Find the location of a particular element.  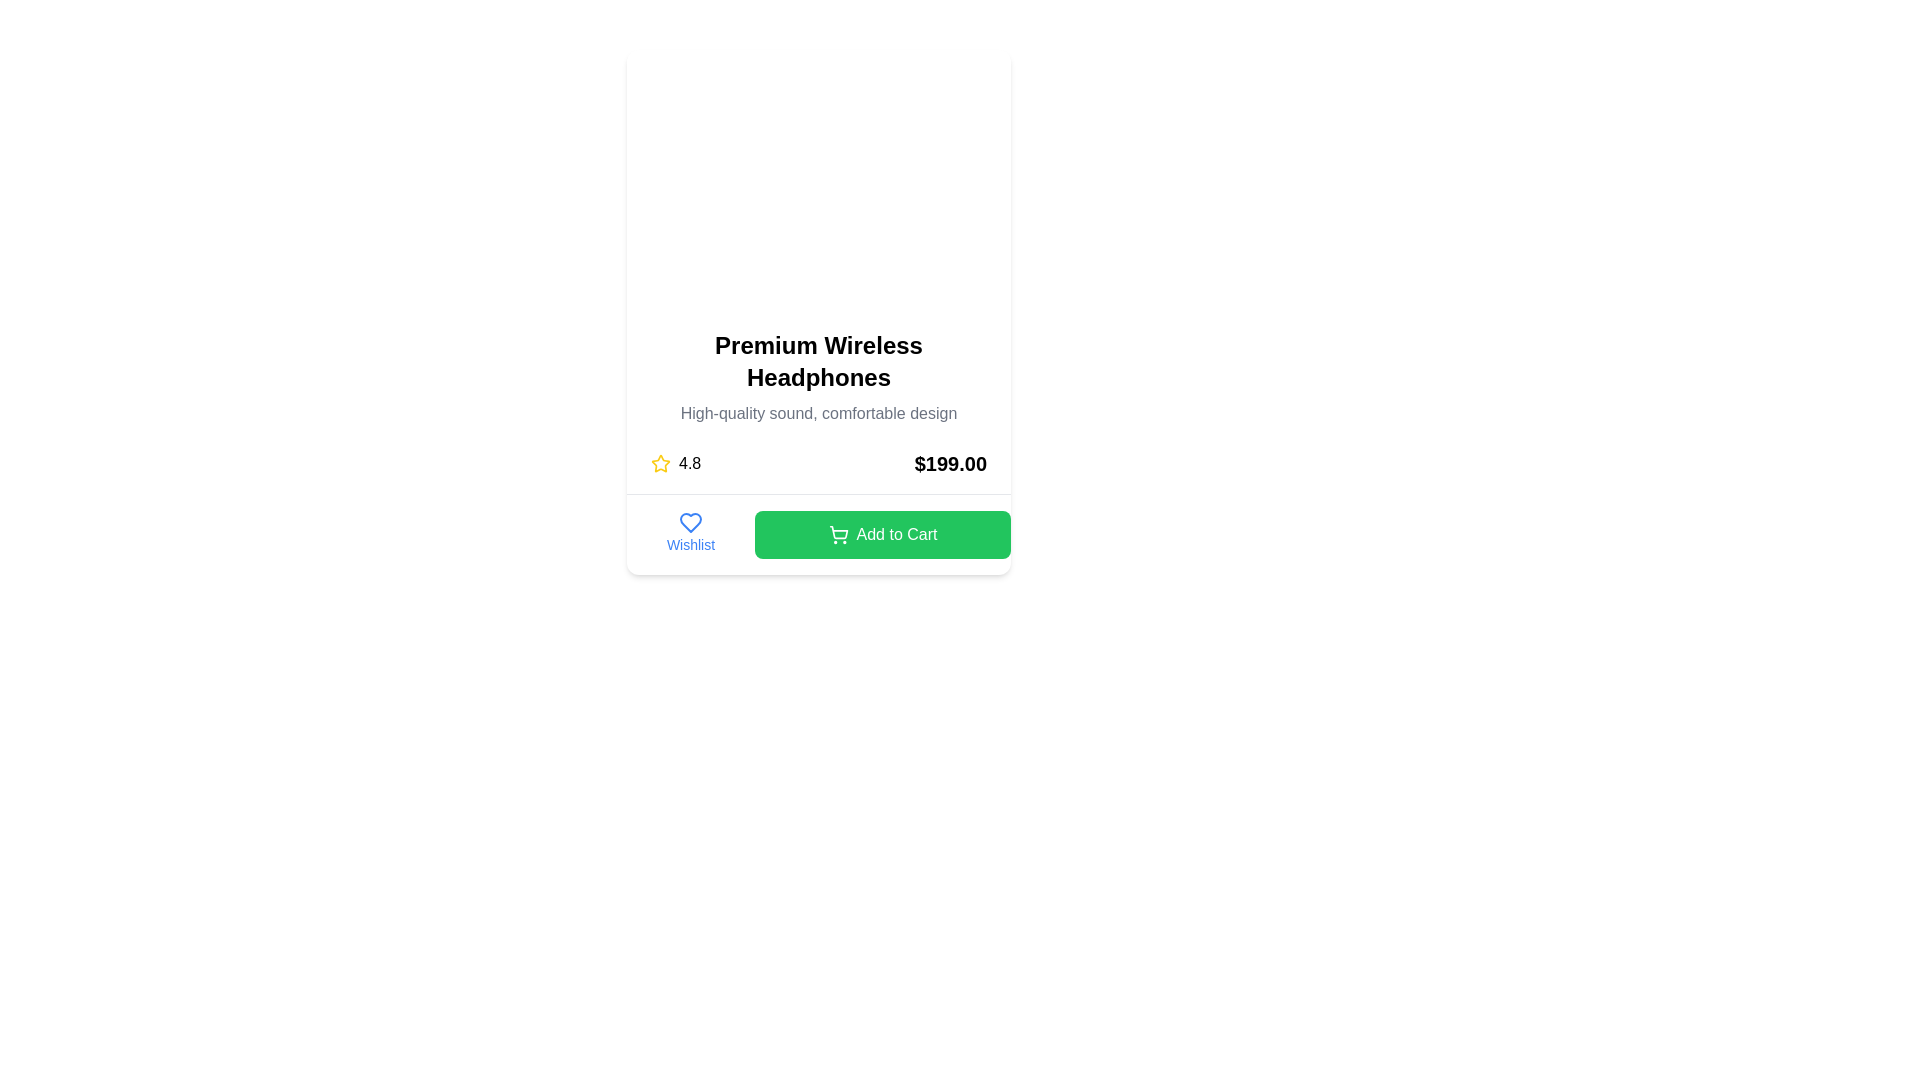

the Rating Display element that visually represents the rating of the item with a star icon, located to the left of the price '$199.00' is located at coordinates (676, 463).